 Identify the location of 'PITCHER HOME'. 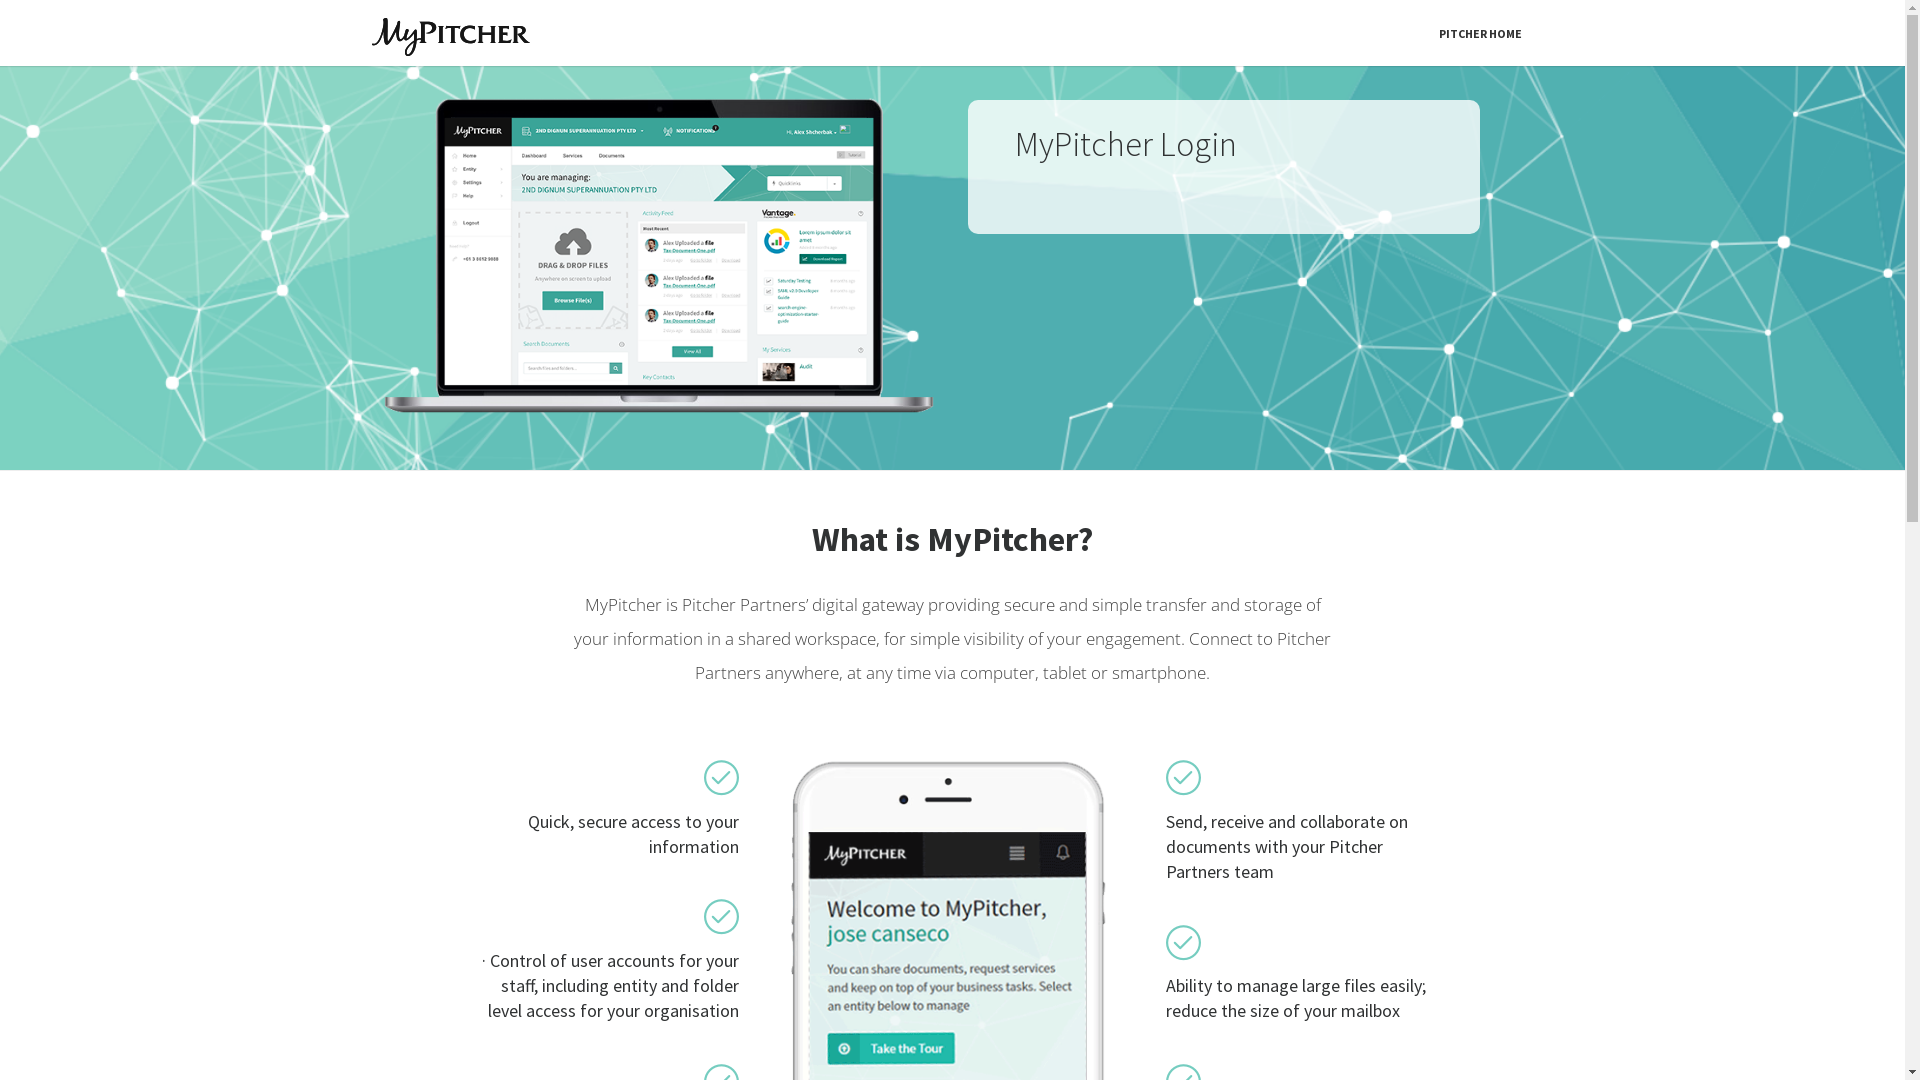
(1427, 33).